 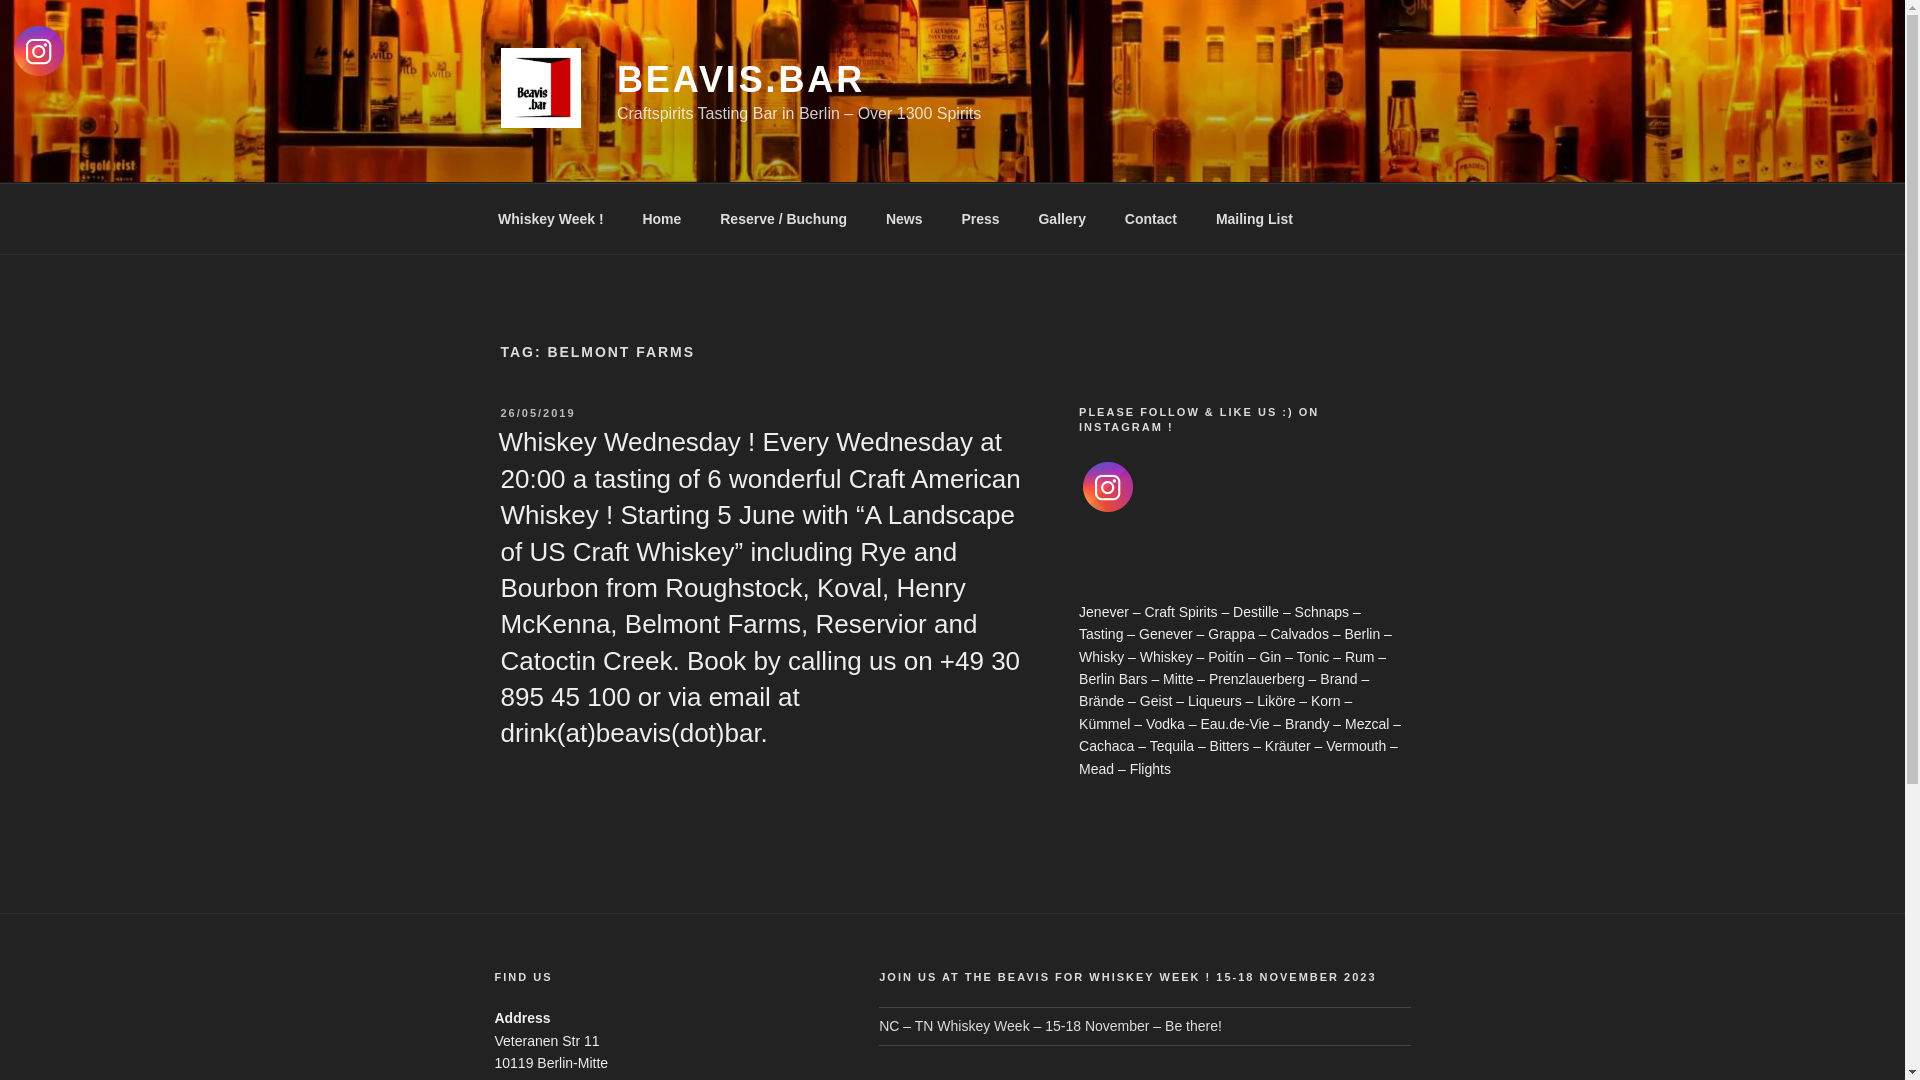 I want to click on 'News', so click(x=868, y=218).